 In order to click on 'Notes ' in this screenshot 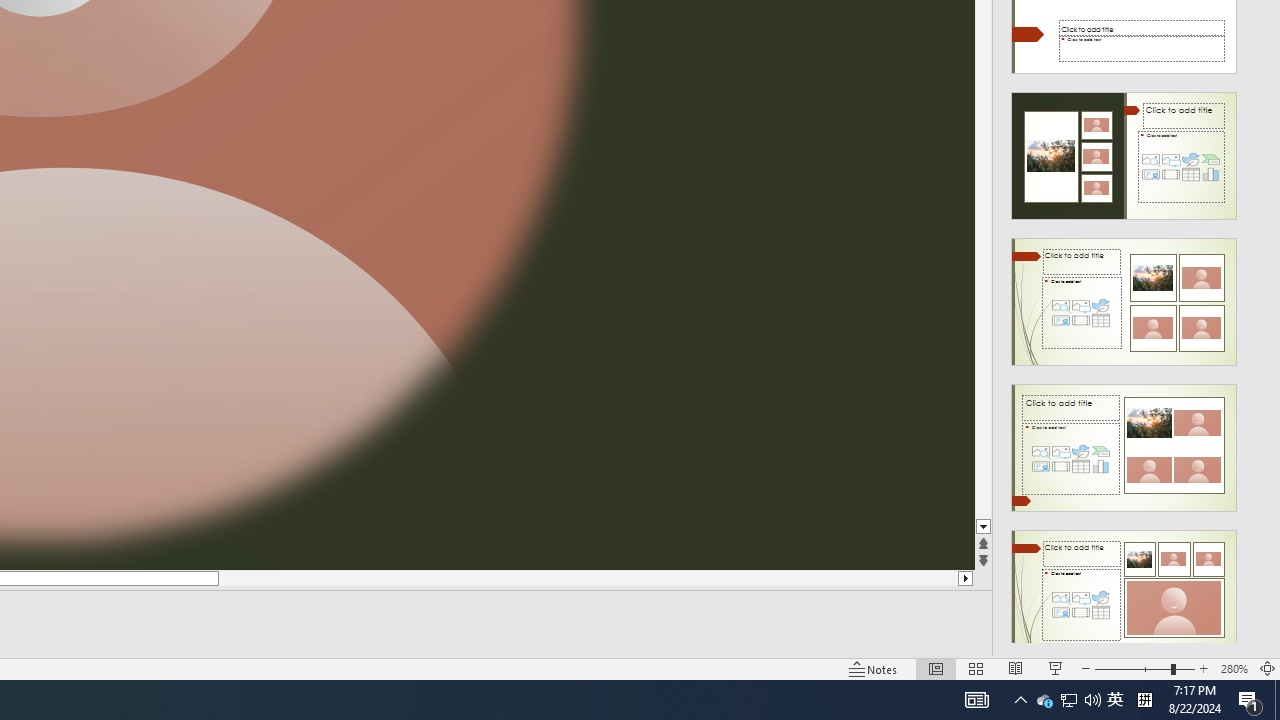, I will do `click(874, 669)`.